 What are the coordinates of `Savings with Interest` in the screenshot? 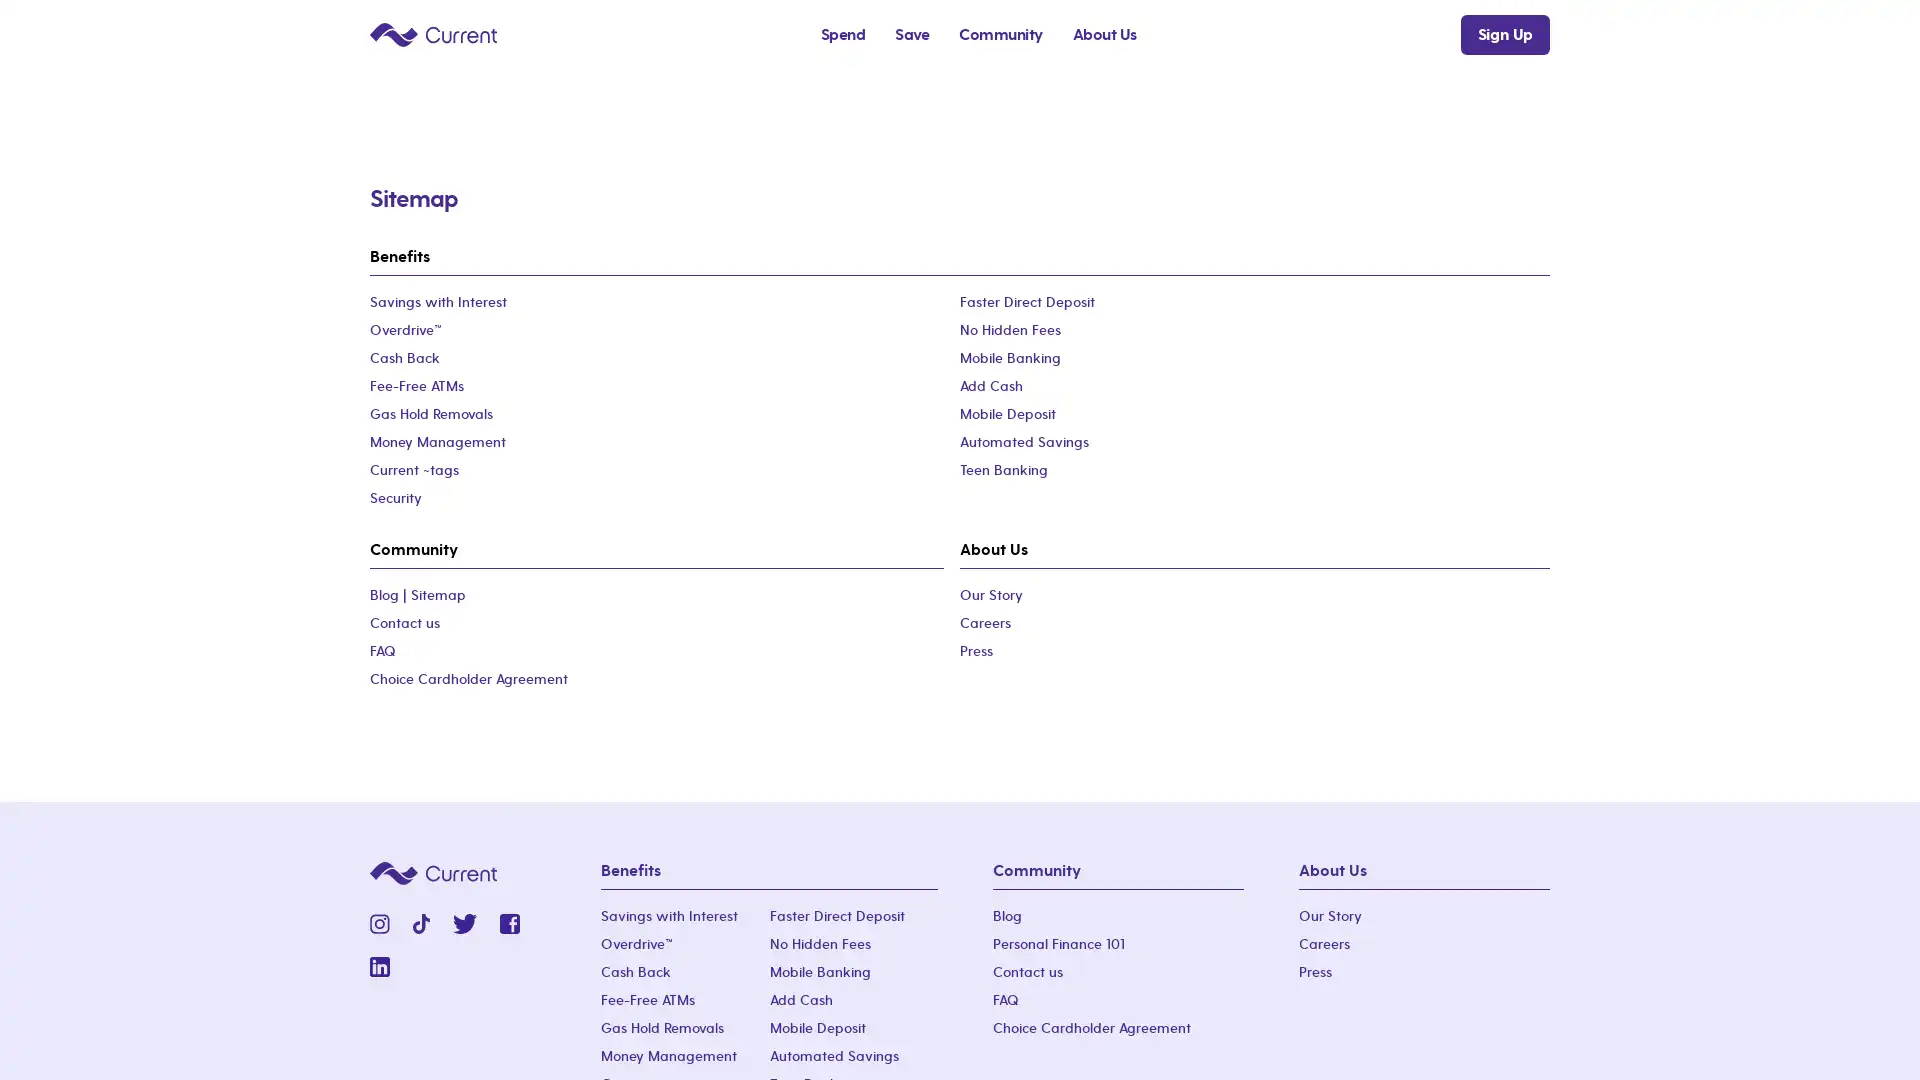 It's located at (669, 917).